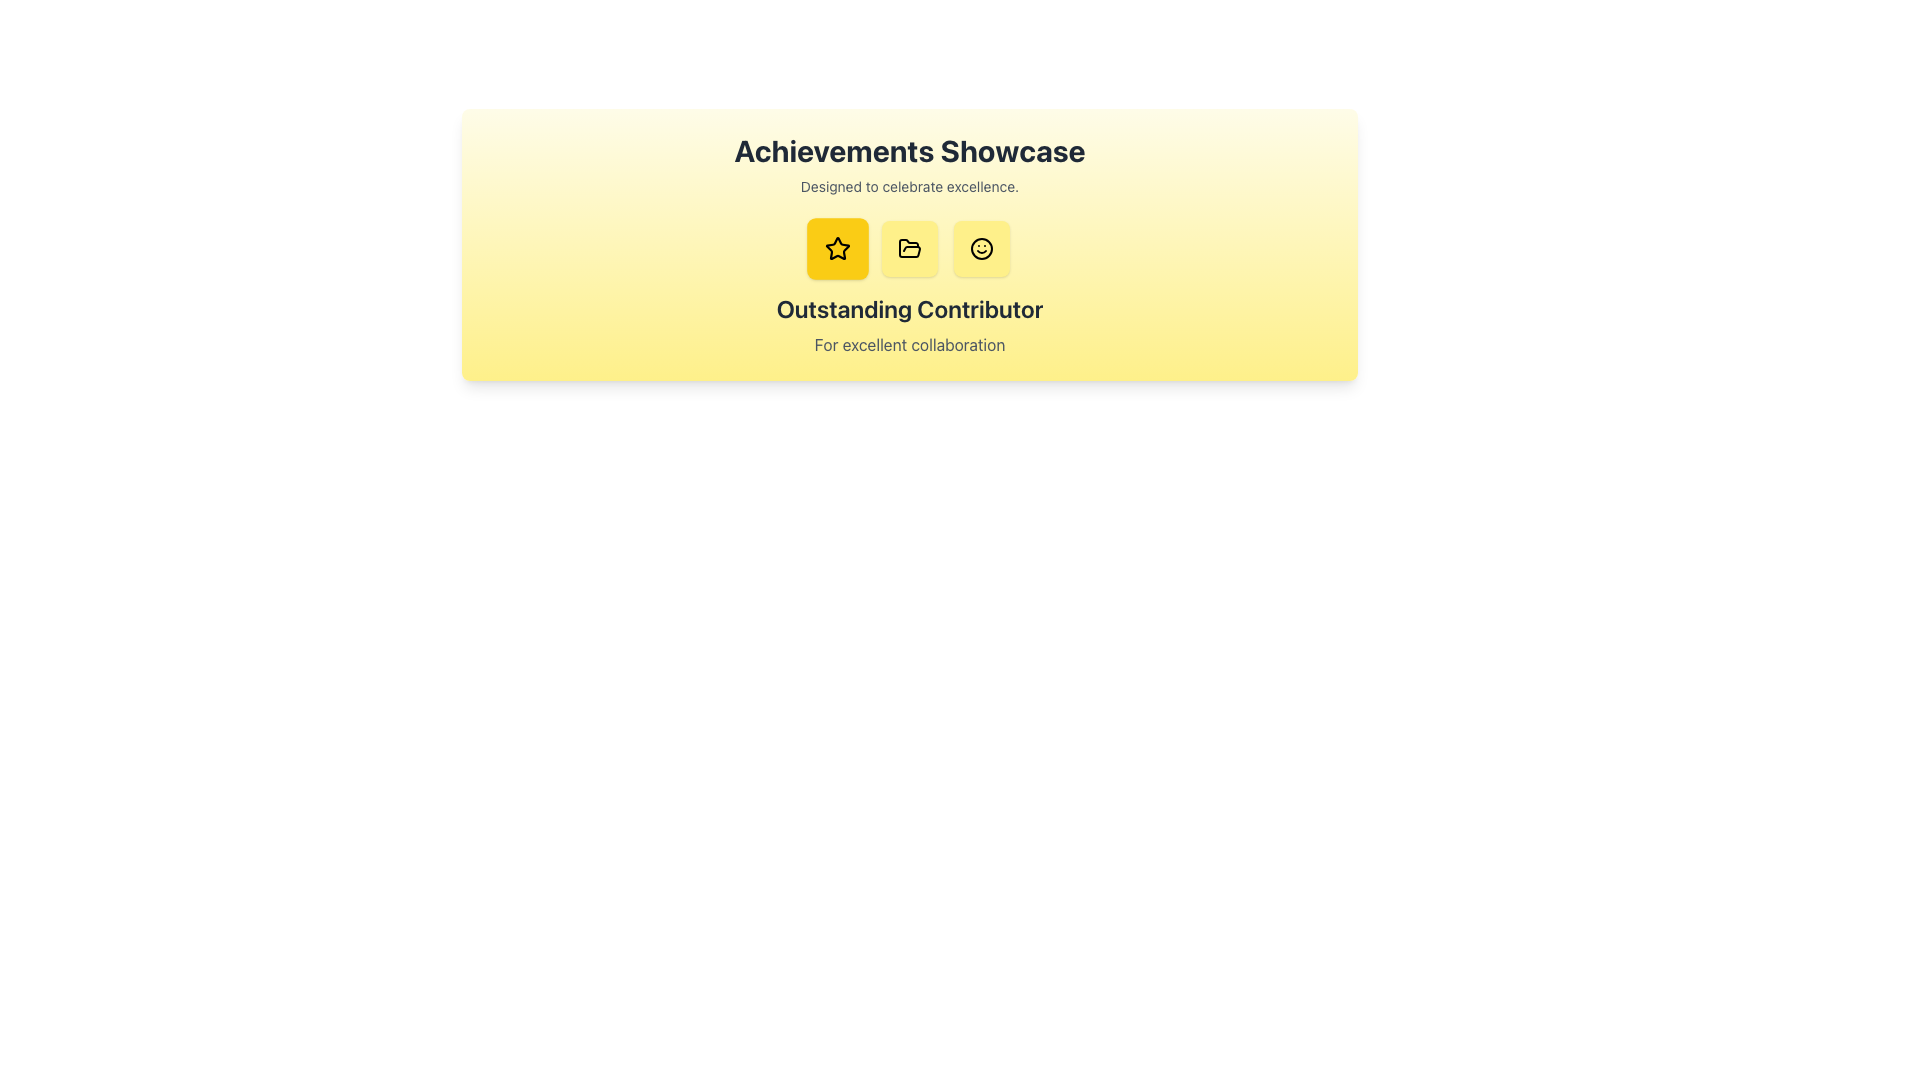 The width and height of the screenshot is (1920, 1080). I want to click on the second square button from the left in the horizontal row of three squares located in the middle section of the 'Achievements Showcase' card, so click(909, 248).